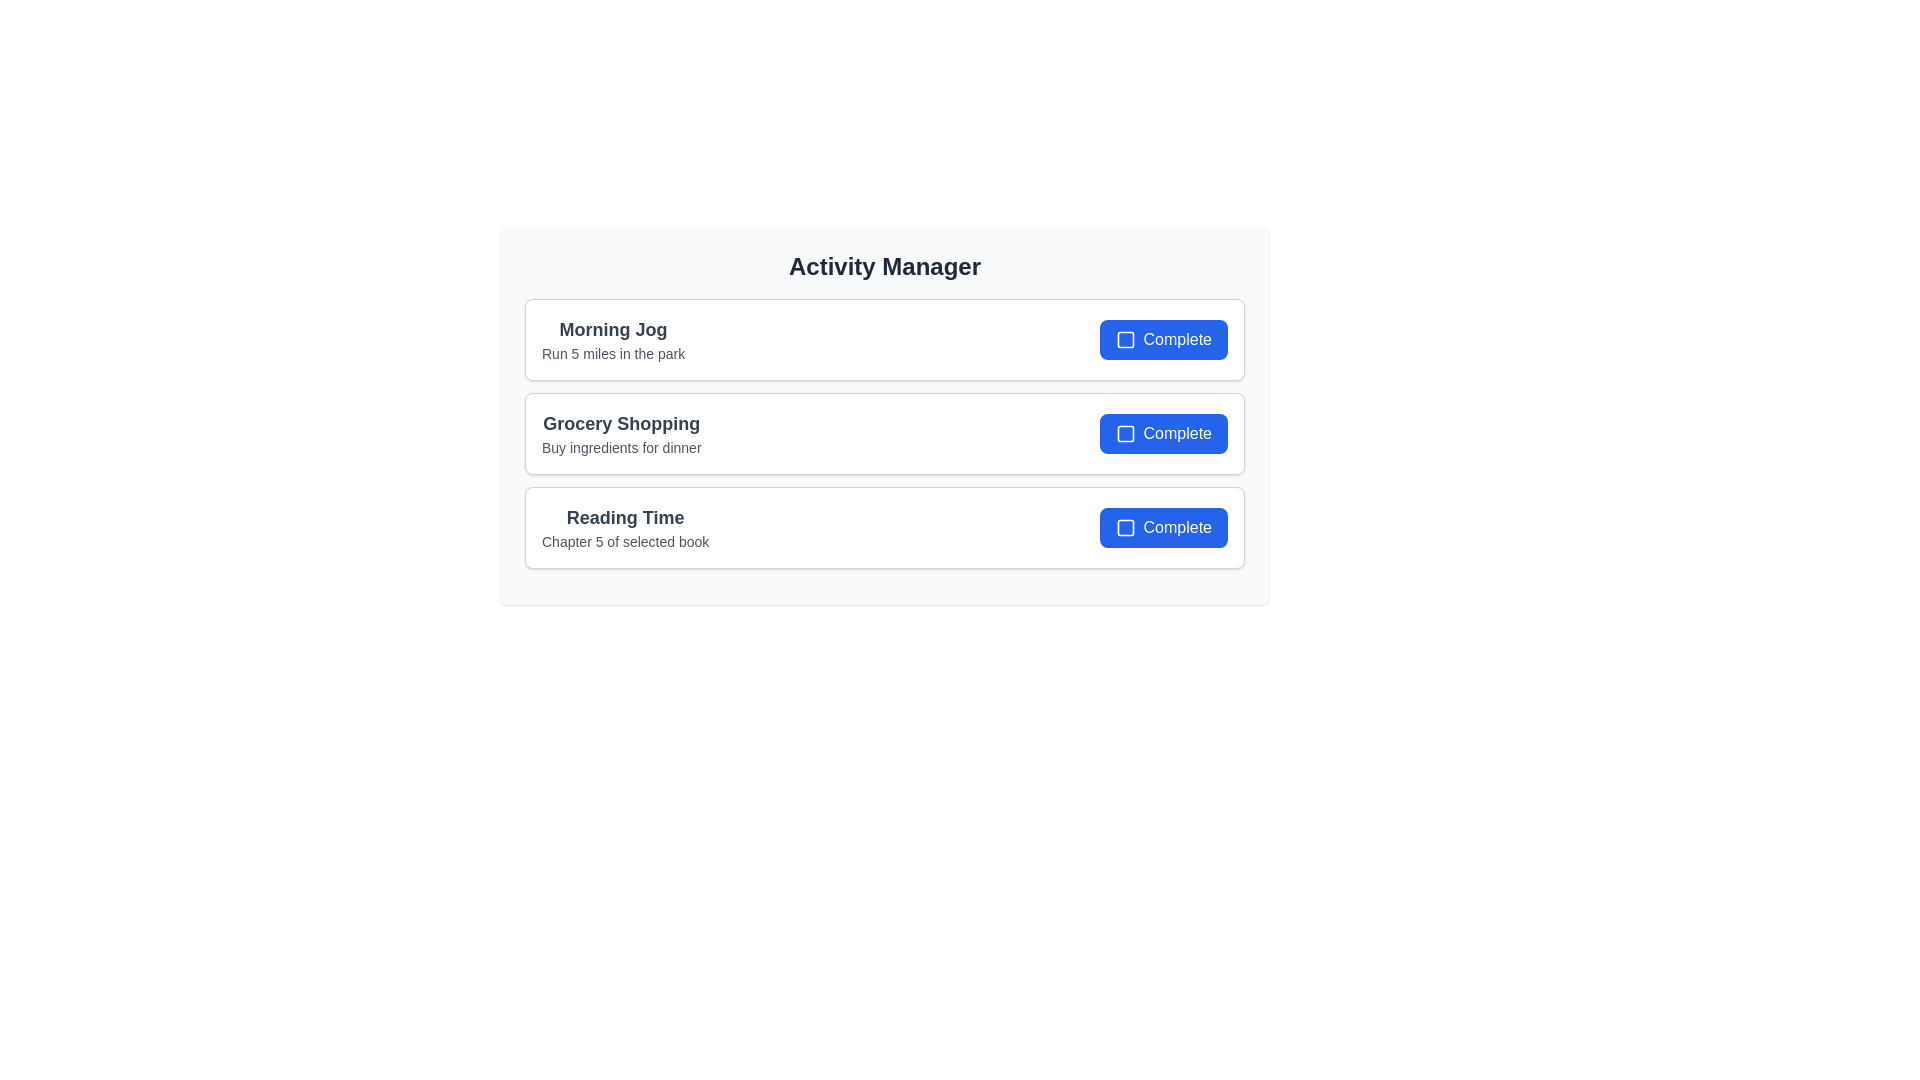 This screenshot has height=1080, width=1920. Describe the element at coordinates (1177, 338) in the screenshot. I see `text of the interactive button labeled 'Complete', which displays the word 'Complete' in bold white text against a blue background` at that location.